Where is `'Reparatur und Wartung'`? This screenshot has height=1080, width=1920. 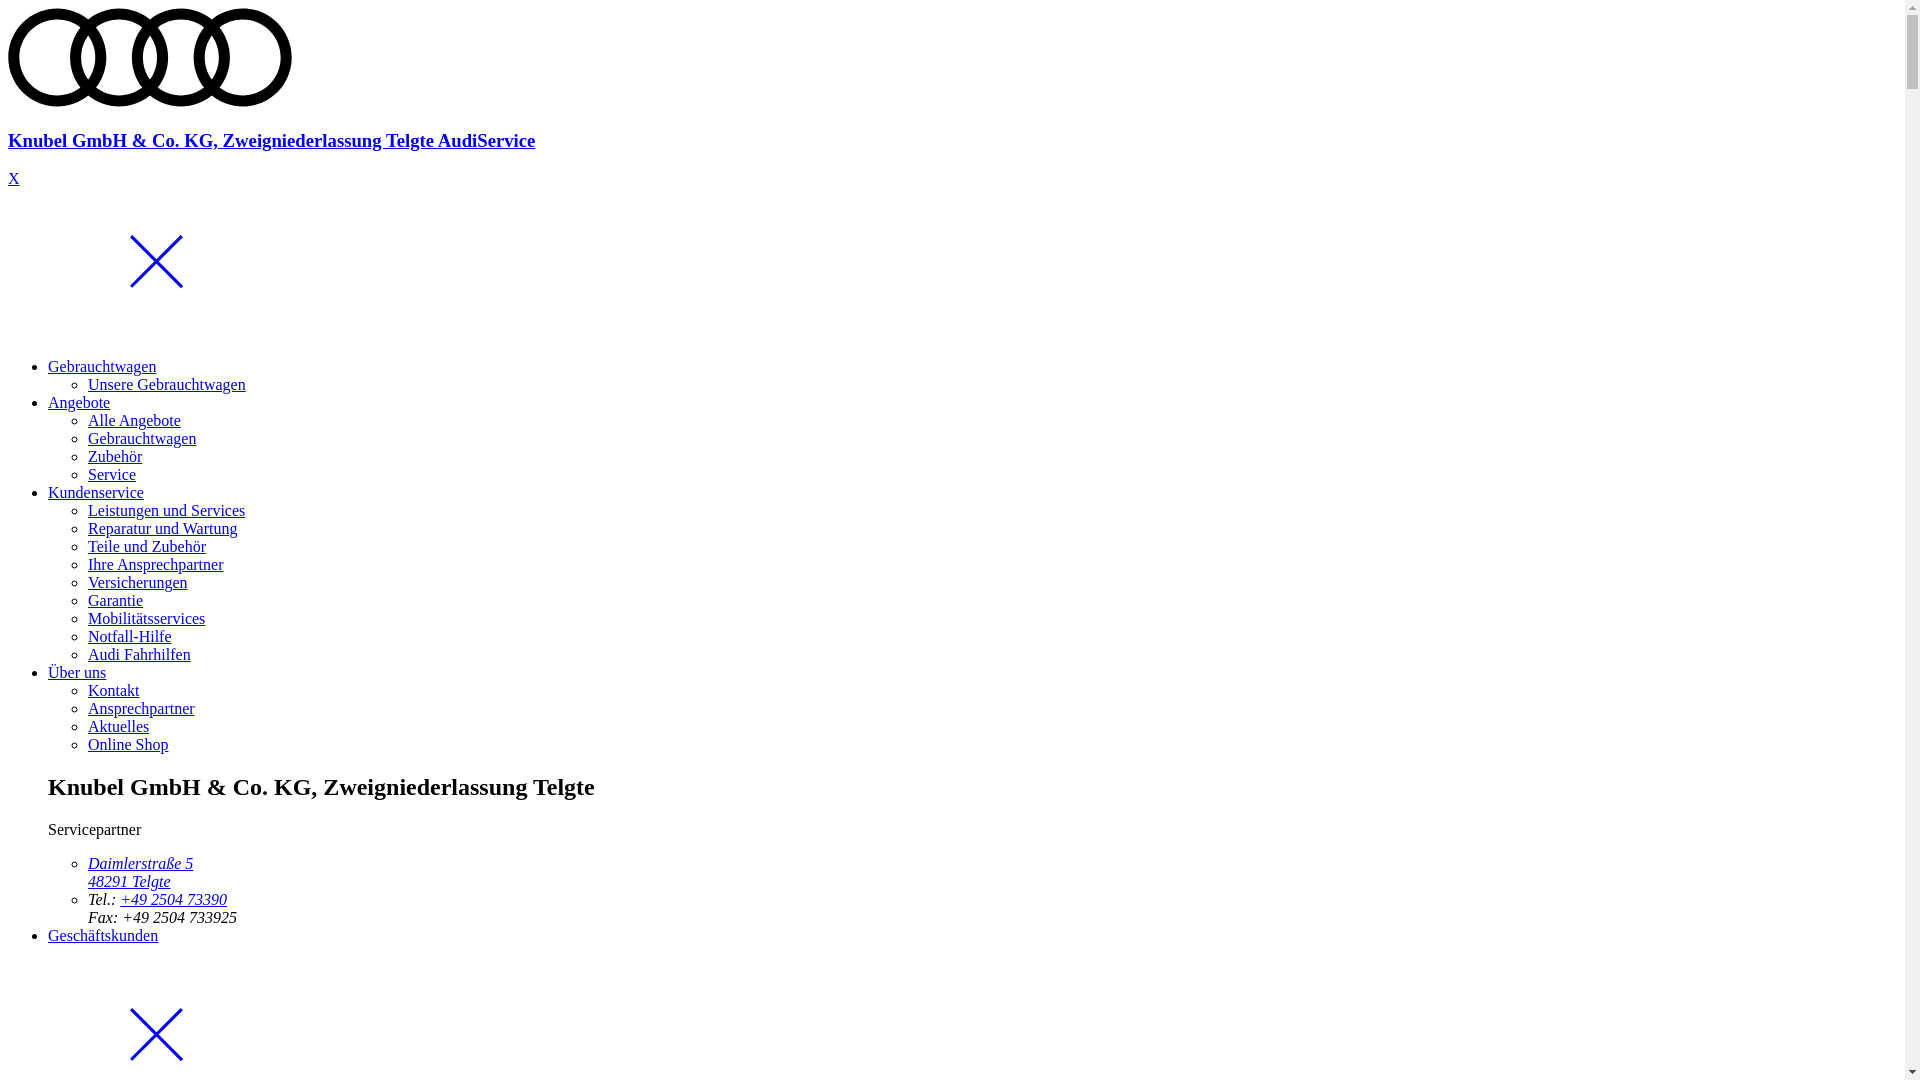
'Reparatur und Wartung' is located at coordinates (162, 527).